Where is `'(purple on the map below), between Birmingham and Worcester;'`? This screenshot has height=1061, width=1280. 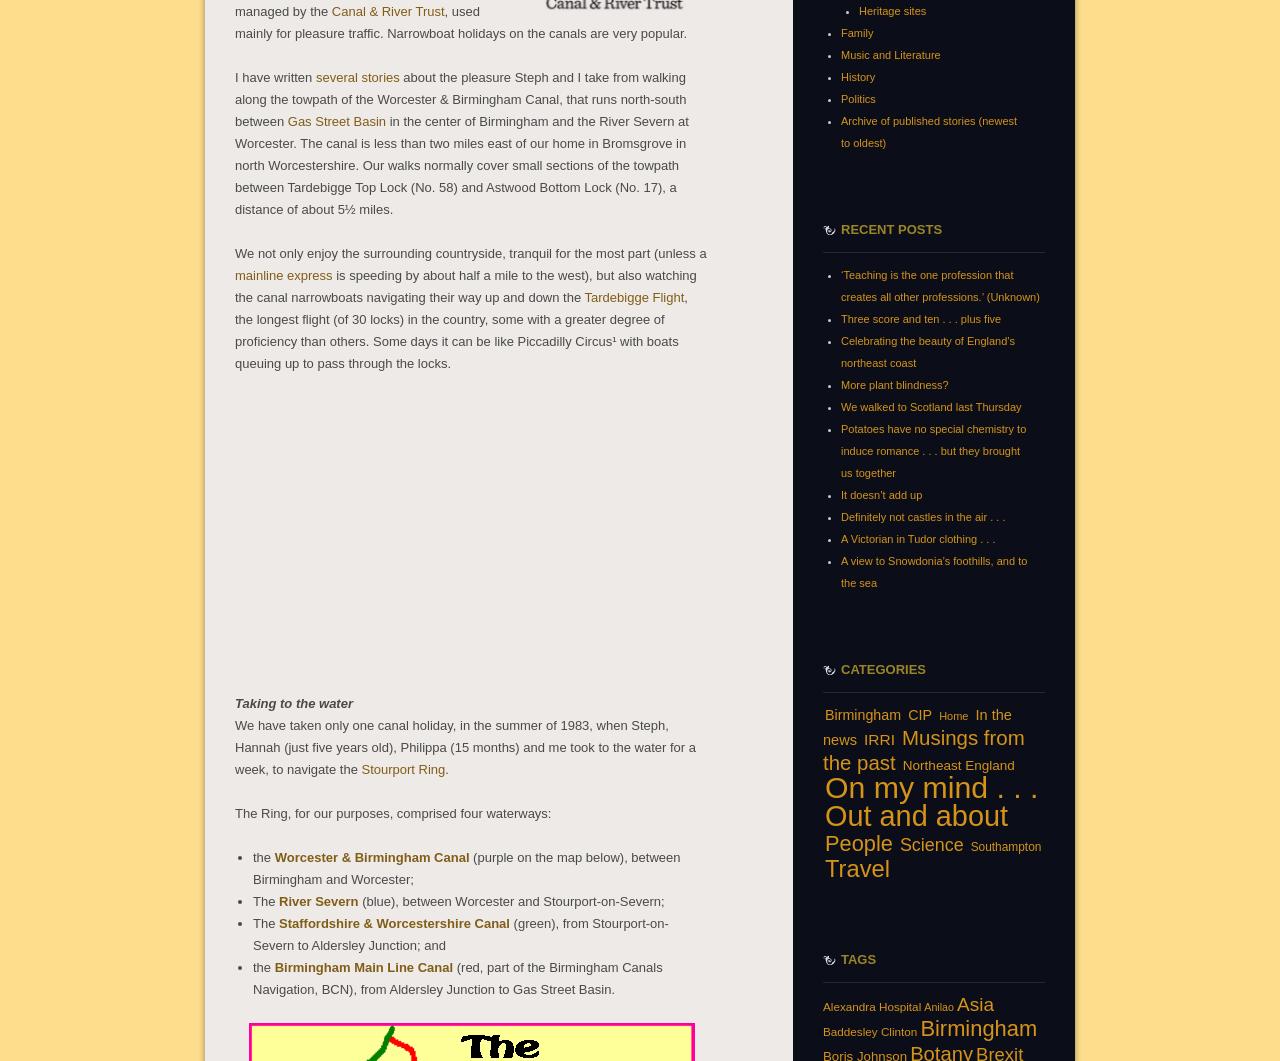 '(purple on the map below), between Birmingham and Worcester;' is located at coordinates (252, 867).